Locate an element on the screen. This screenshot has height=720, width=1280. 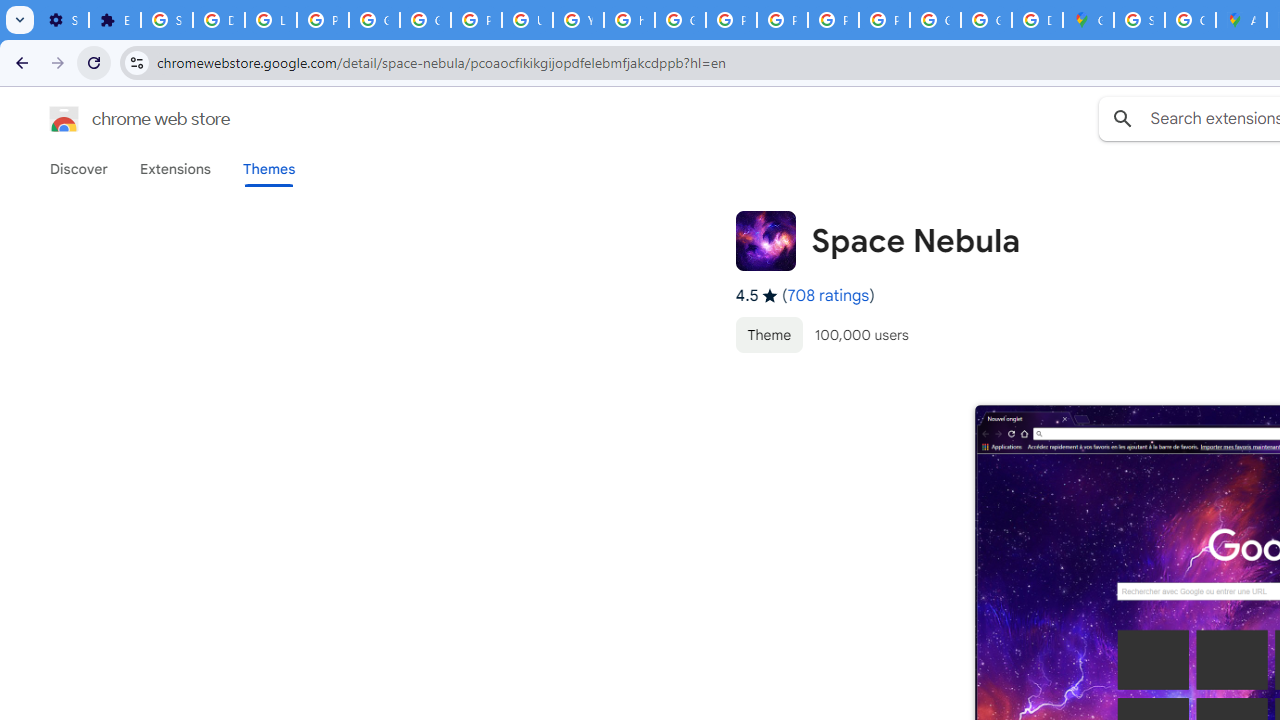
'Create your Google Account' is located at coordinates (1190, 20).